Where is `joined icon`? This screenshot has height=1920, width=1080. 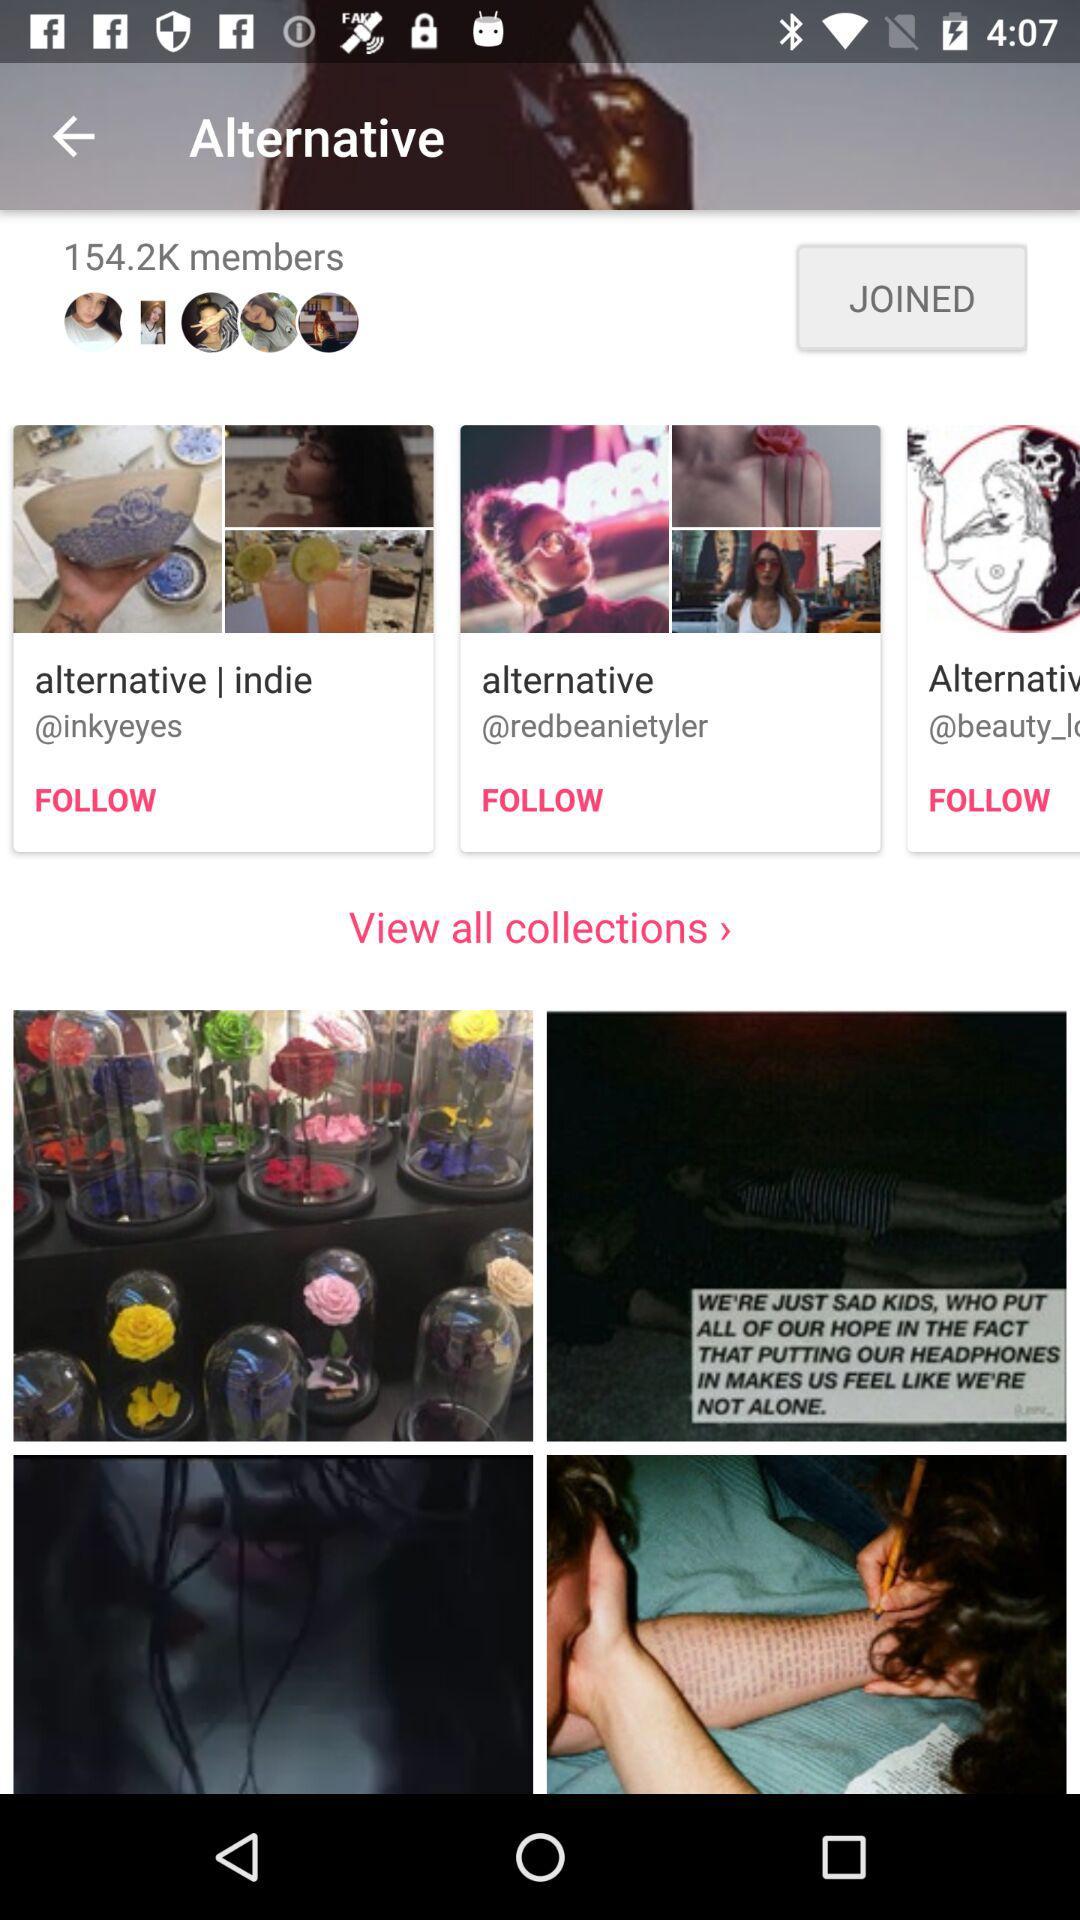
joined icon is located at coordinates (911, 296).